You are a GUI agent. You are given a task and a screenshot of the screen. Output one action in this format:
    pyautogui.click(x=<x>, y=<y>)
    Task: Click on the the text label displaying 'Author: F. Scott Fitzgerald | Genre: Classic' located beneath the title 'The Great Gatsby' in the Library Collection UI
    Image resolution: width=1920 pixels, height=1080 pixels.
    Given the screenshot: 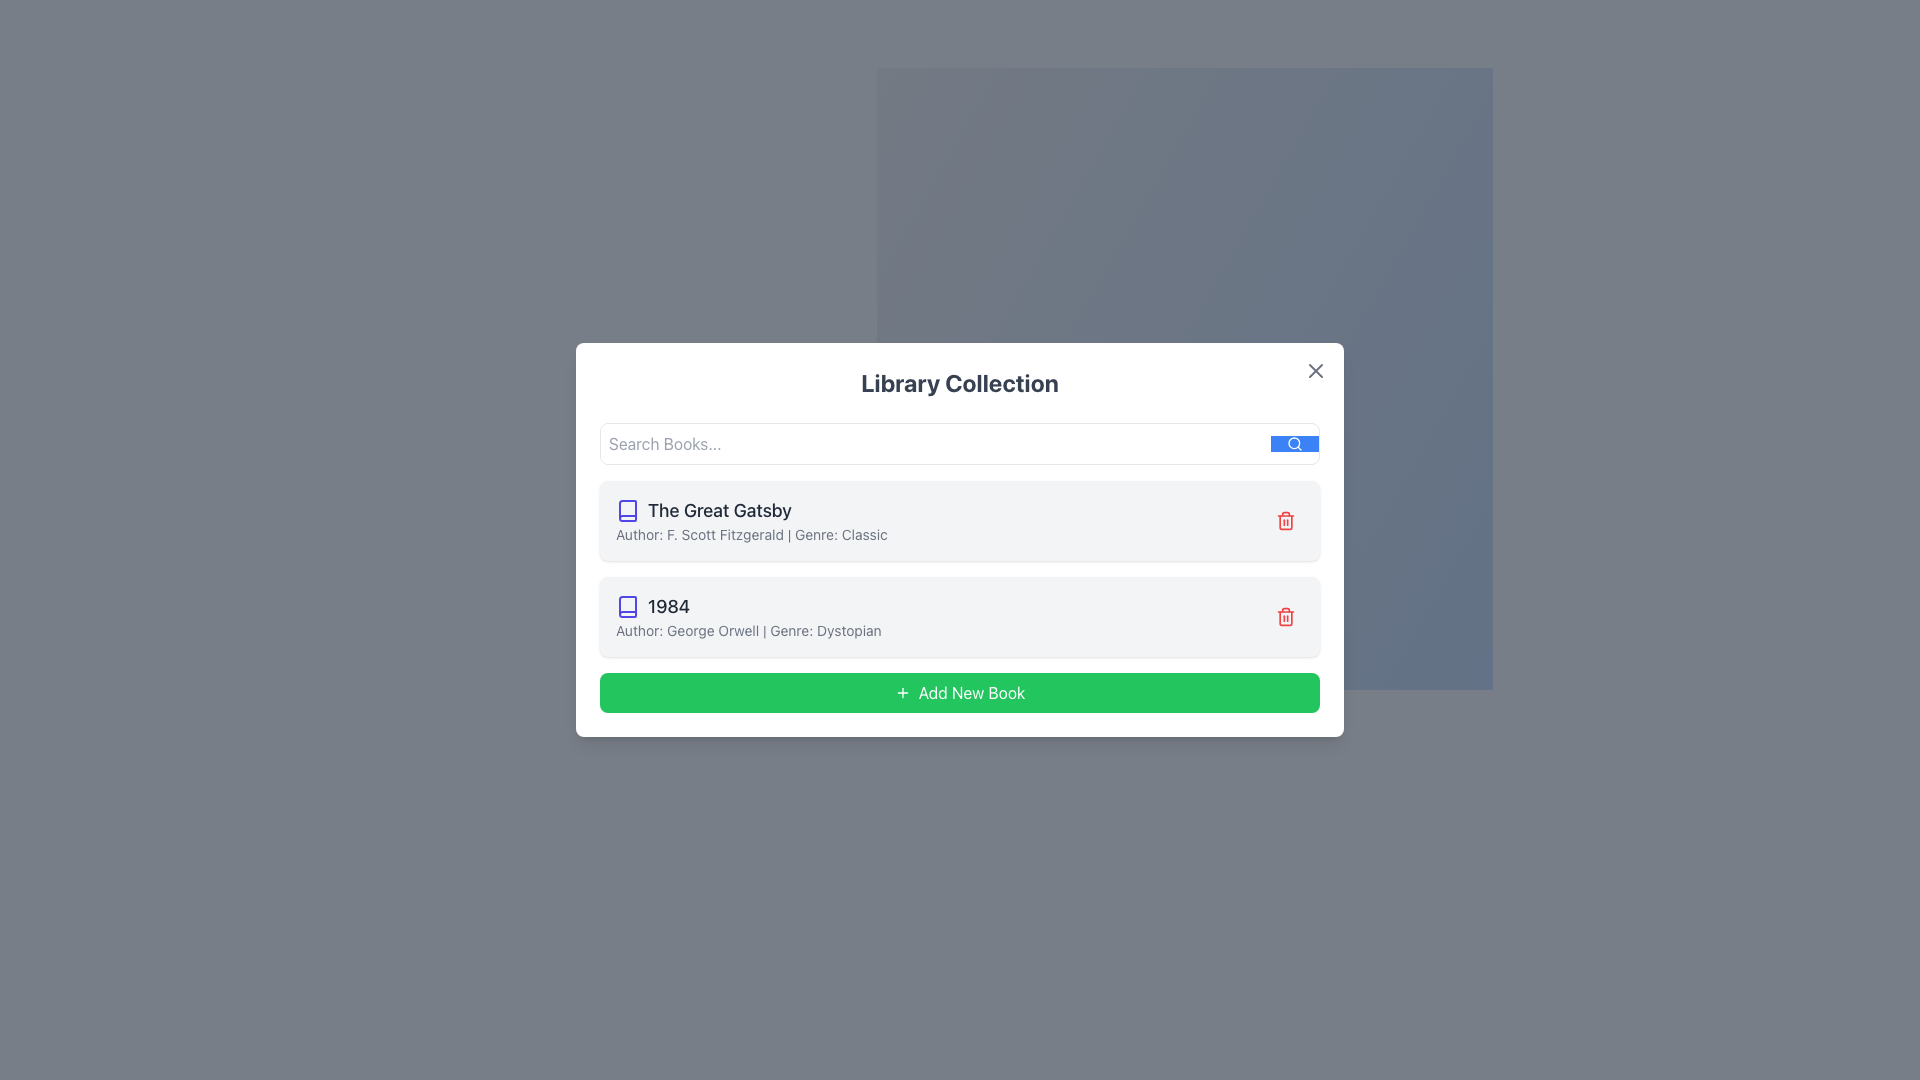 What is the action you would take?
    pyautogui.click(x=750, y=534)
    